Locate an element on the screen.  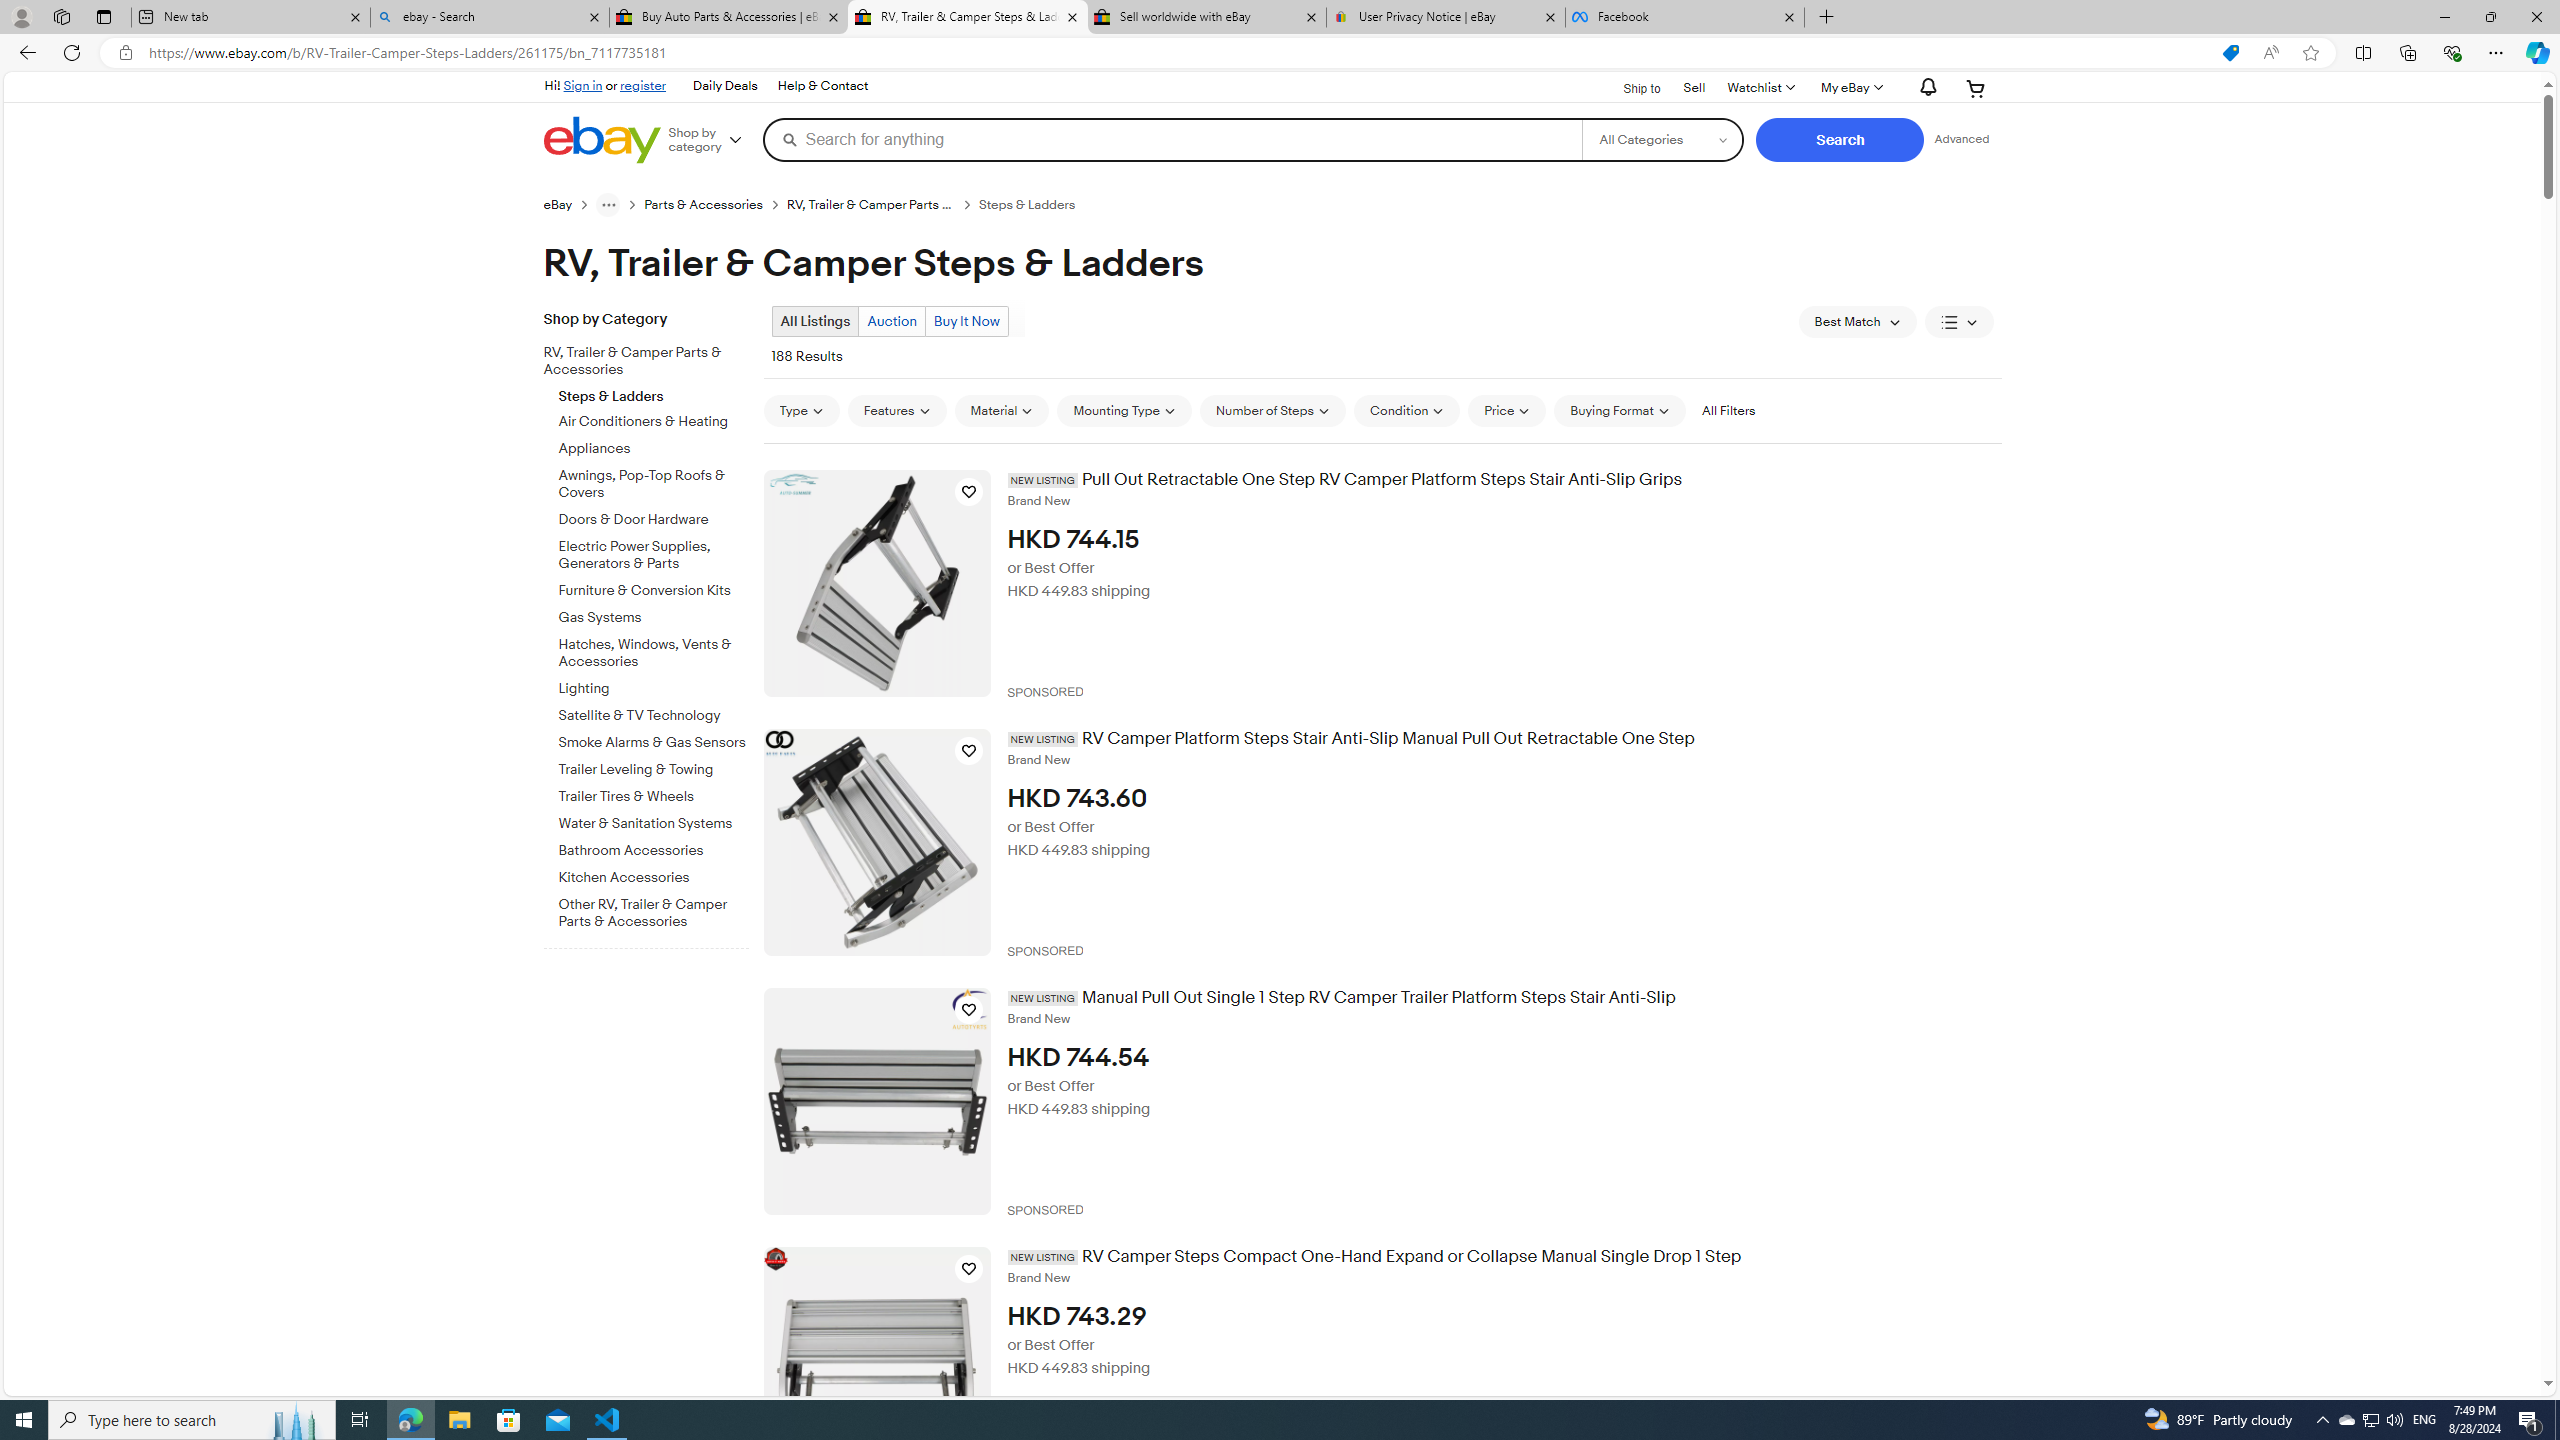
'Auction' is located at coordinates (892, 321).